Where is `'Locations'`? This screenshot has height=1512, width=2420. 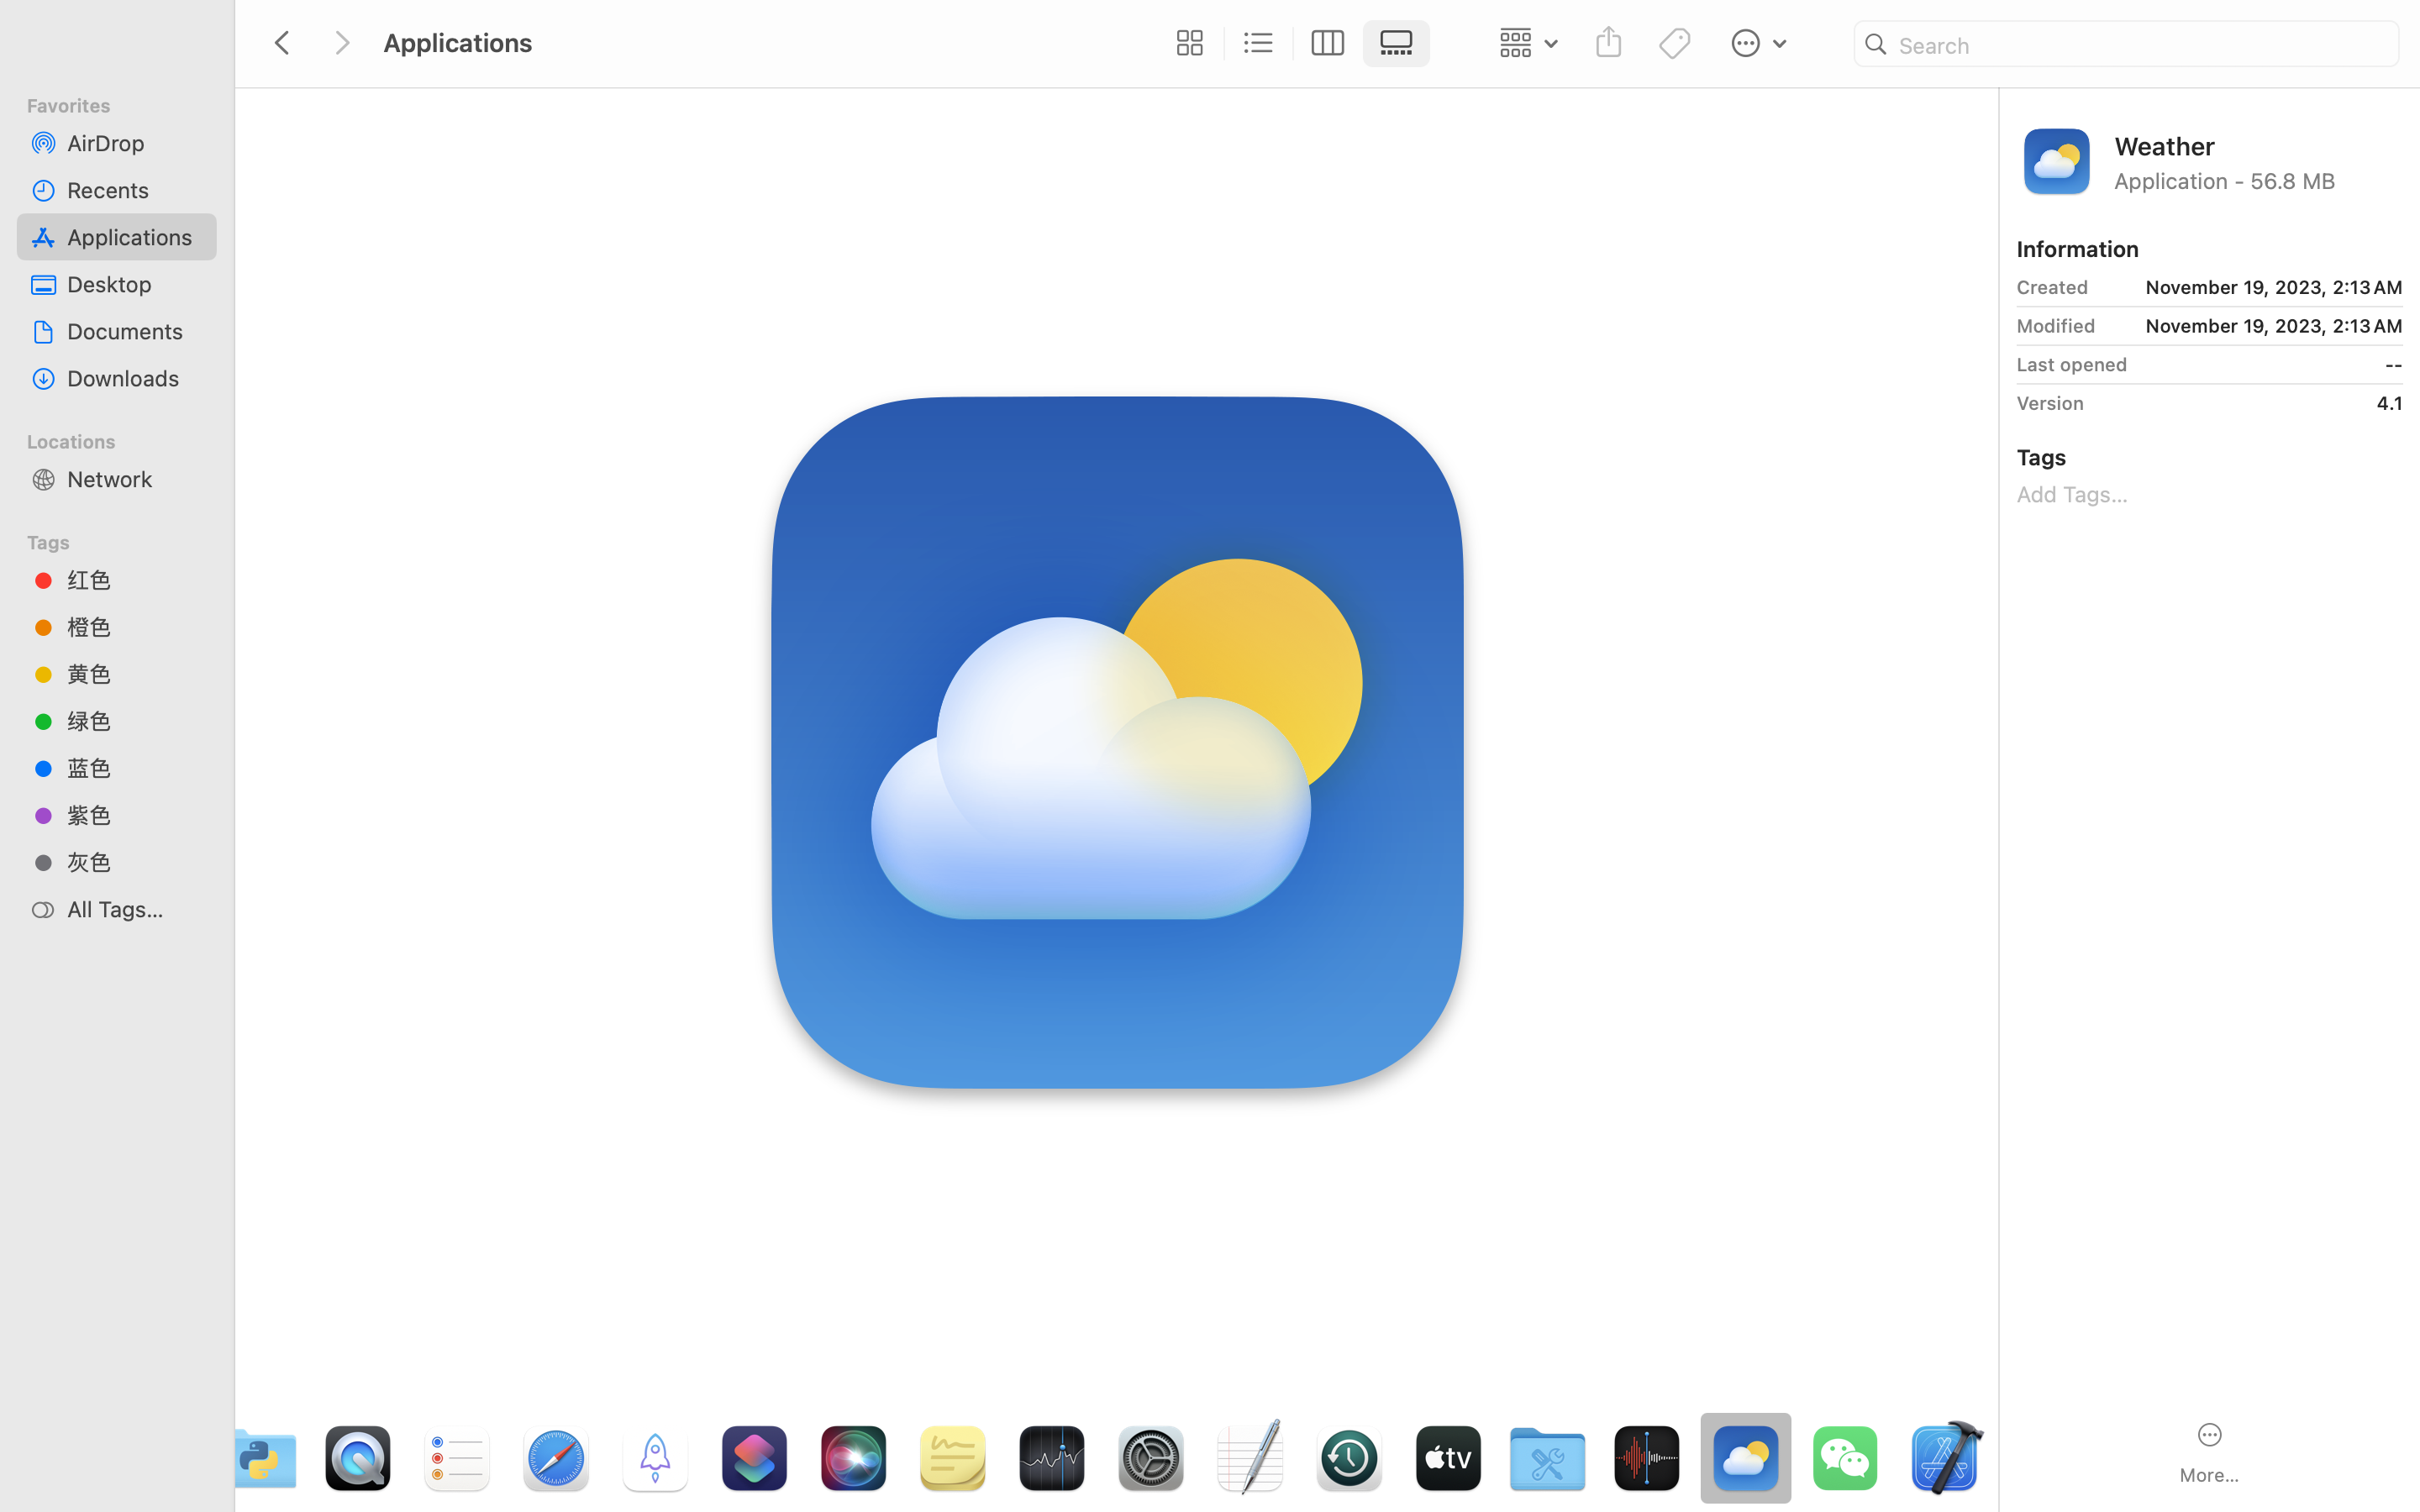 'Locations' is located at coordinates (125, 438).